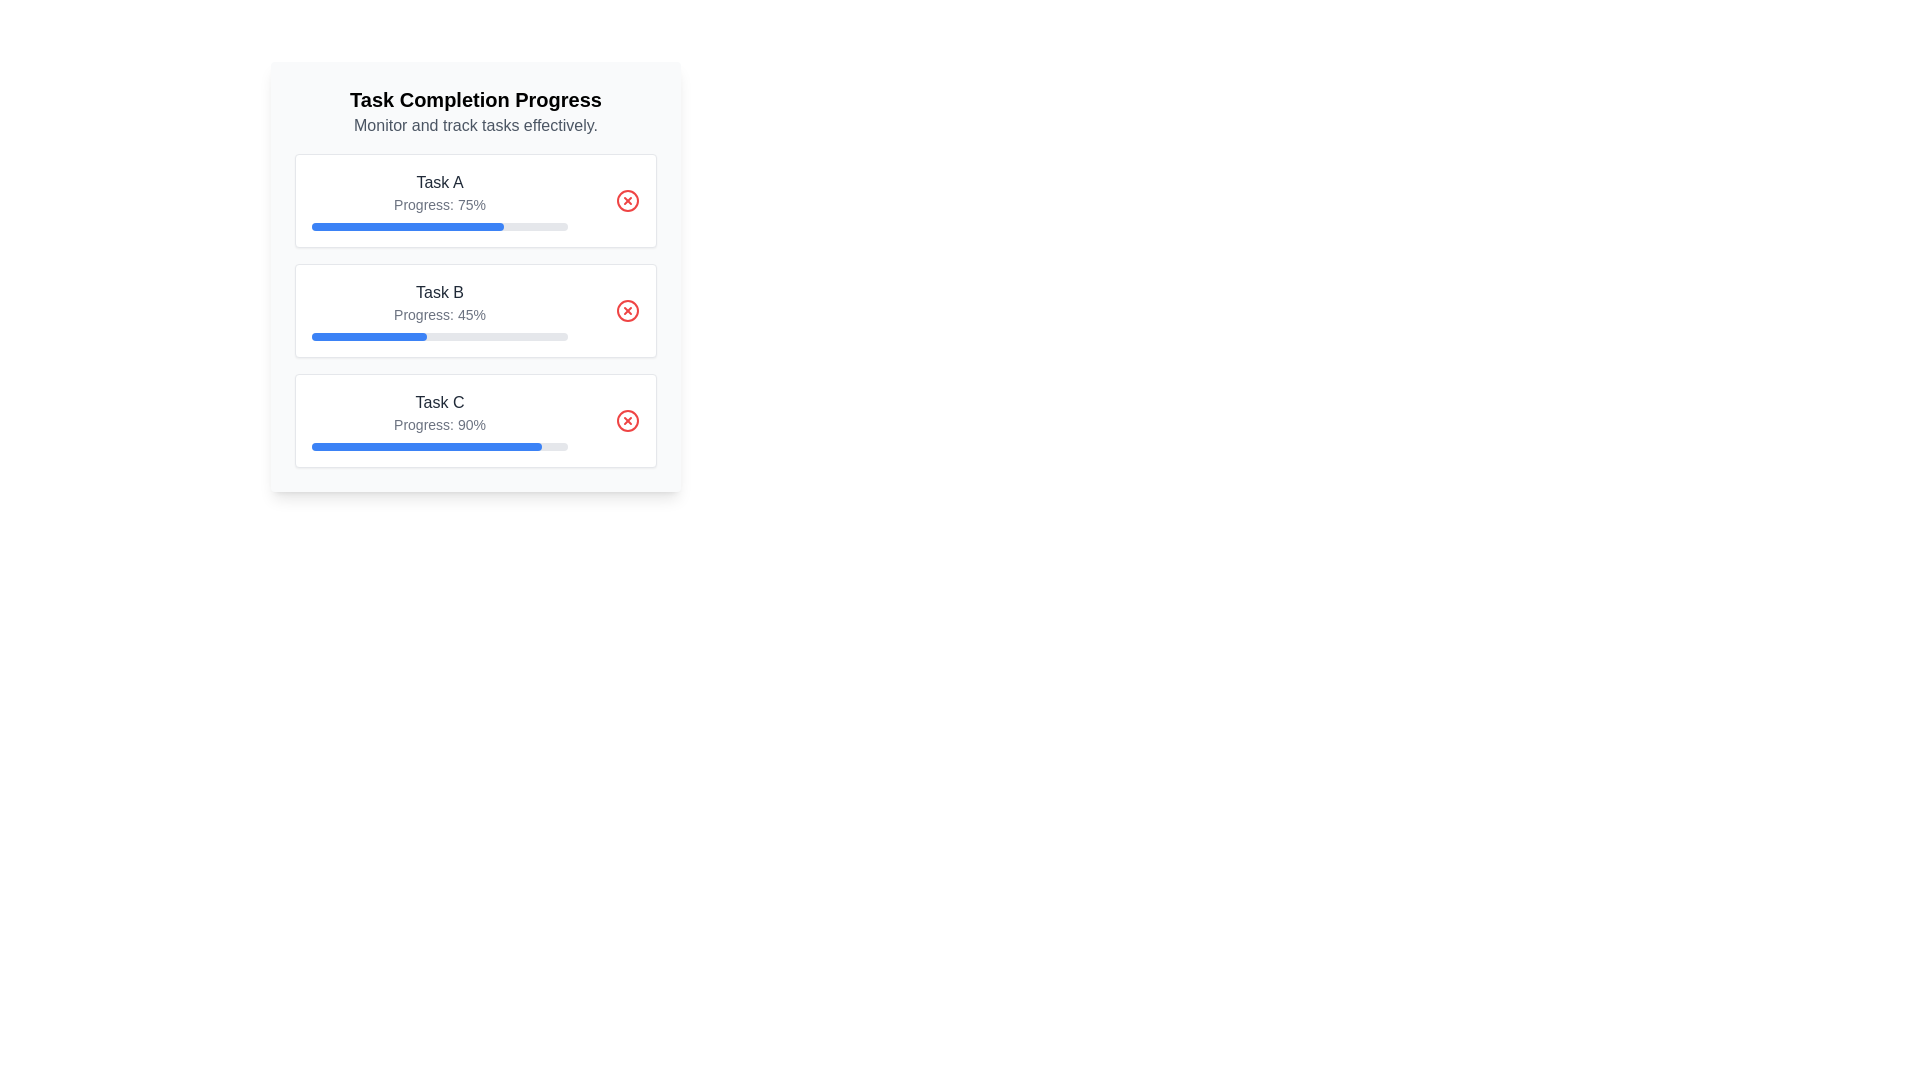 This screenshot has width=1920, height=1080. I want to click on the task progress display component for 'Task B', so click(474, 311).